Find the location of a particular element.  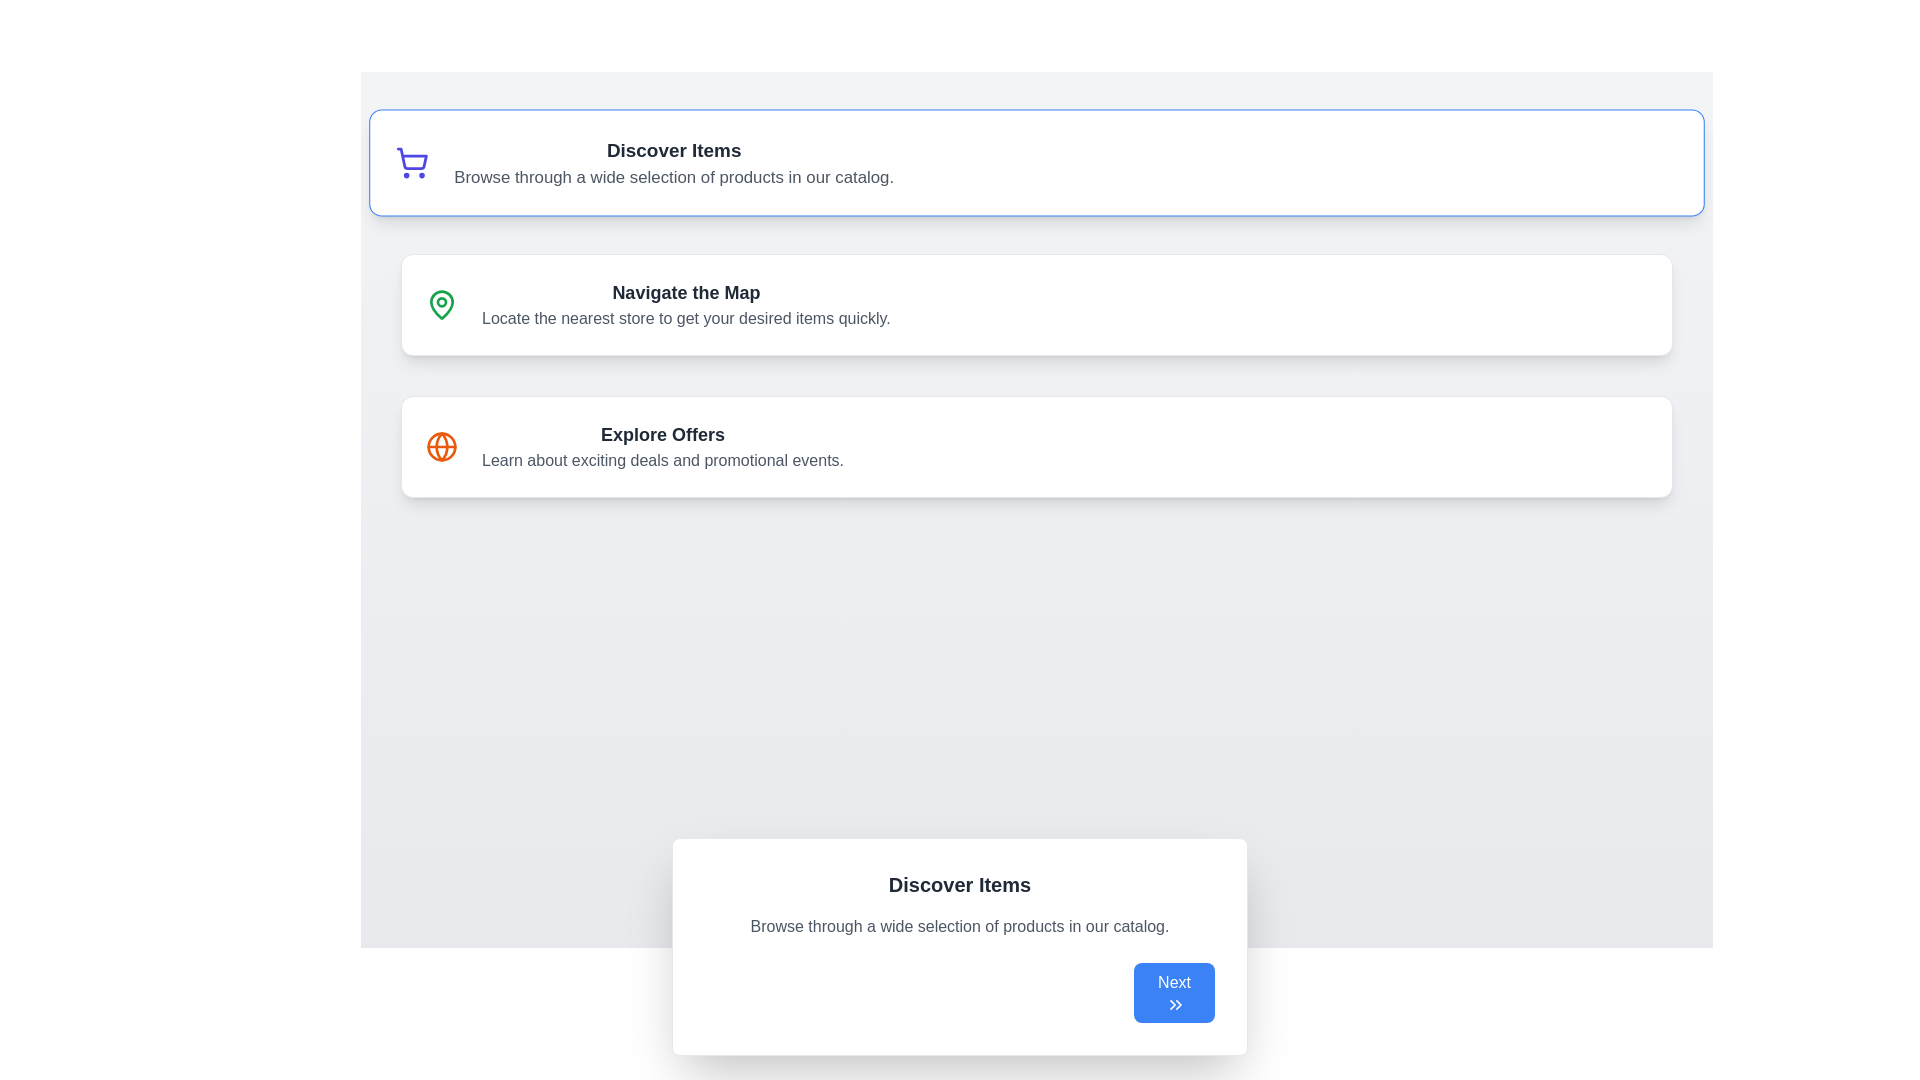

the Informational text block that displays 'Explore Offers' and 'Learn about exciting deals and promotional events.' is located at coordinates (662, 446).